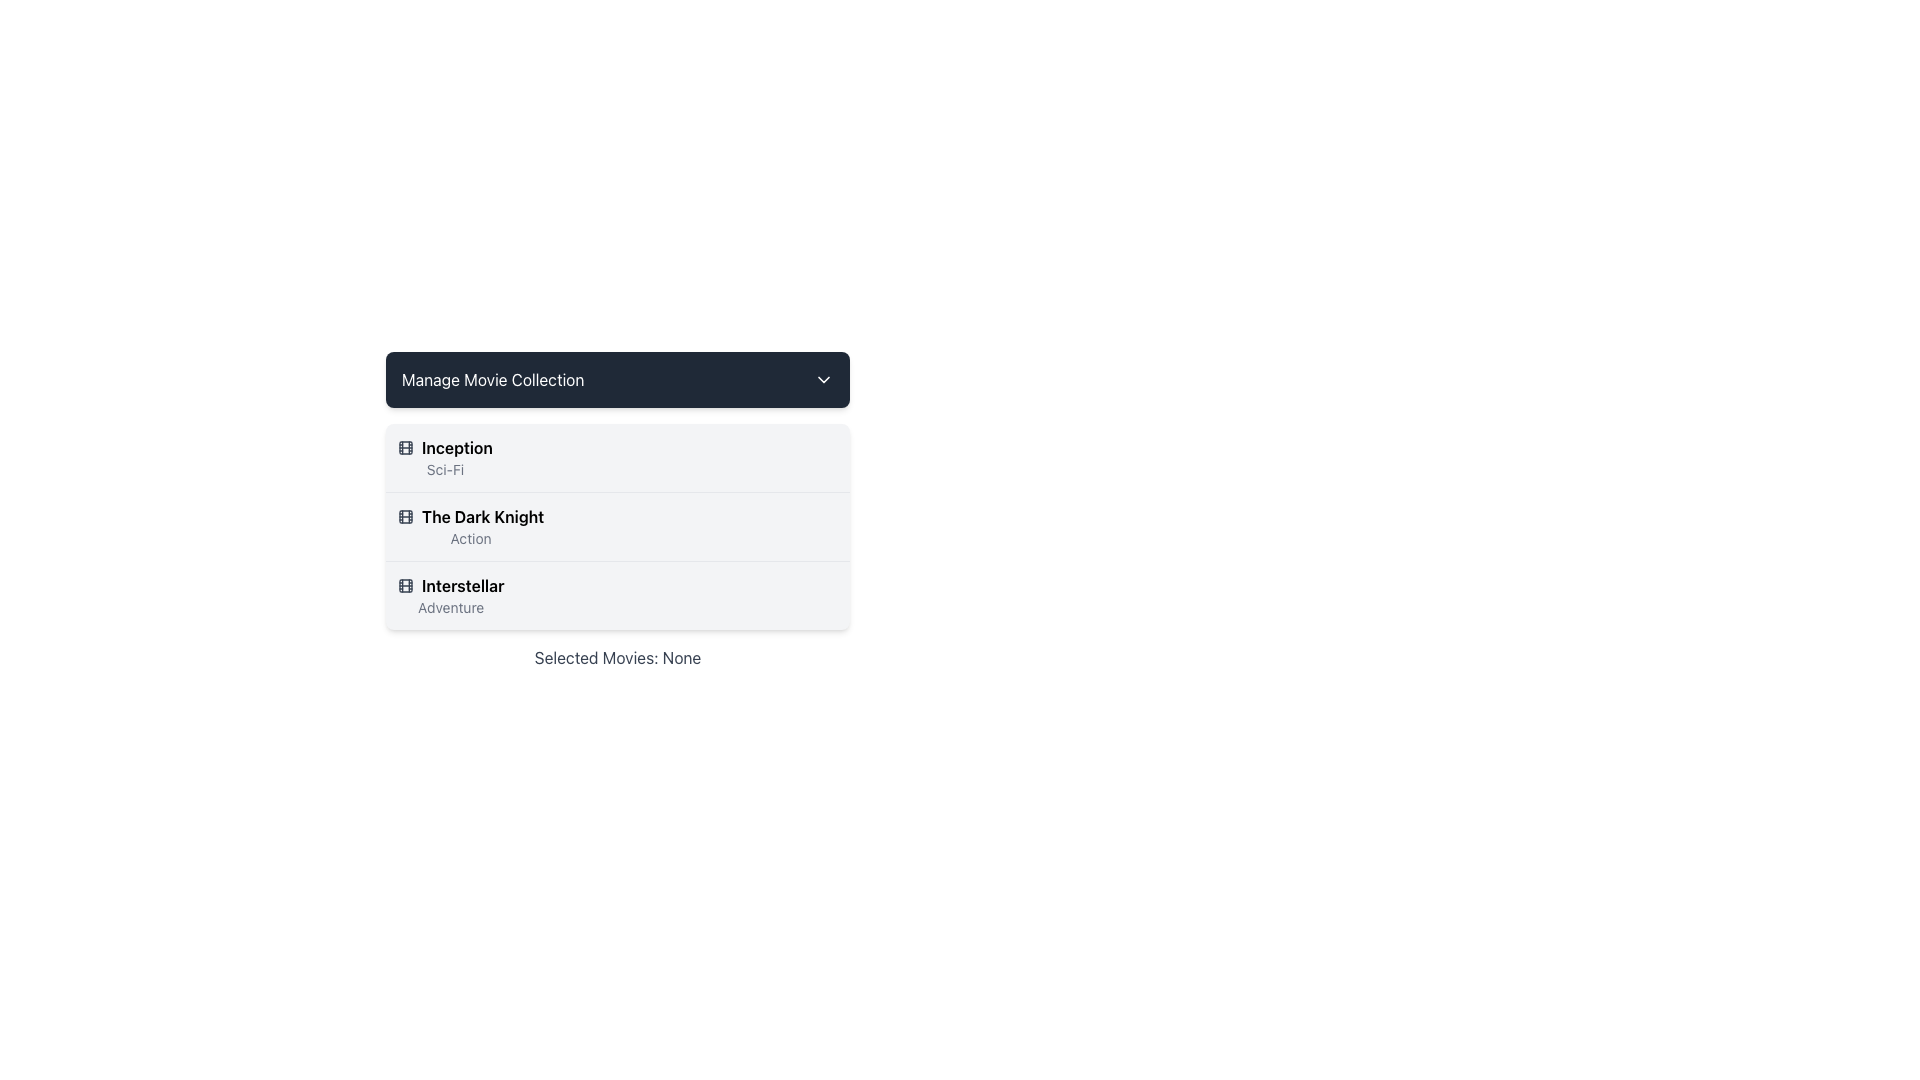 The height and width of the screenshot is (1080, 1920). Describe the element at coordinates (470, 526) in the screenshot. I see `to select the movie entry titled 'The Dark Knight' in the pop-up UI component 'Manage Movie Collection'` at that location.